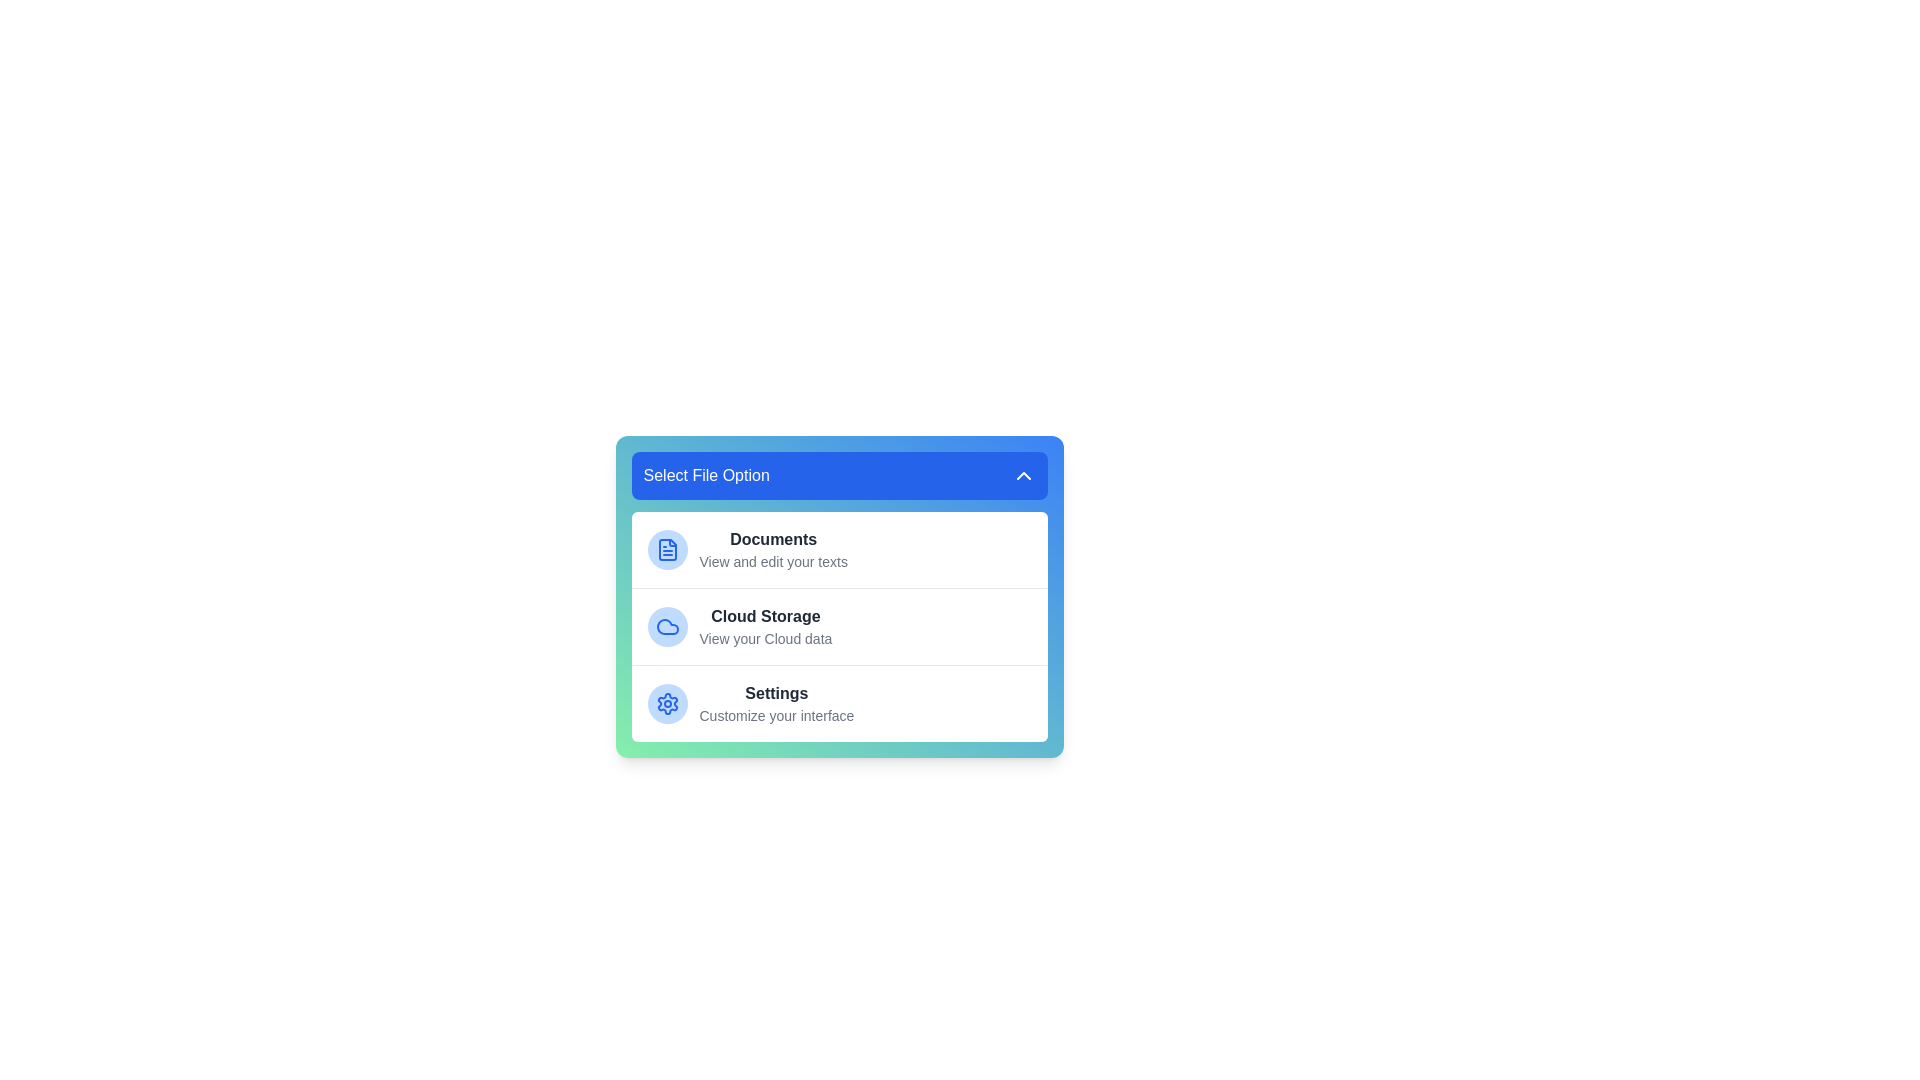 The image size is (1920, 1080). Describe the element at coordinates (772, 550) in the screenshot. I see `the 'Documents' text label, which is the first item in the vertically stacked menu pane above 'Cloud Storage' and 'Settings'` at that location.